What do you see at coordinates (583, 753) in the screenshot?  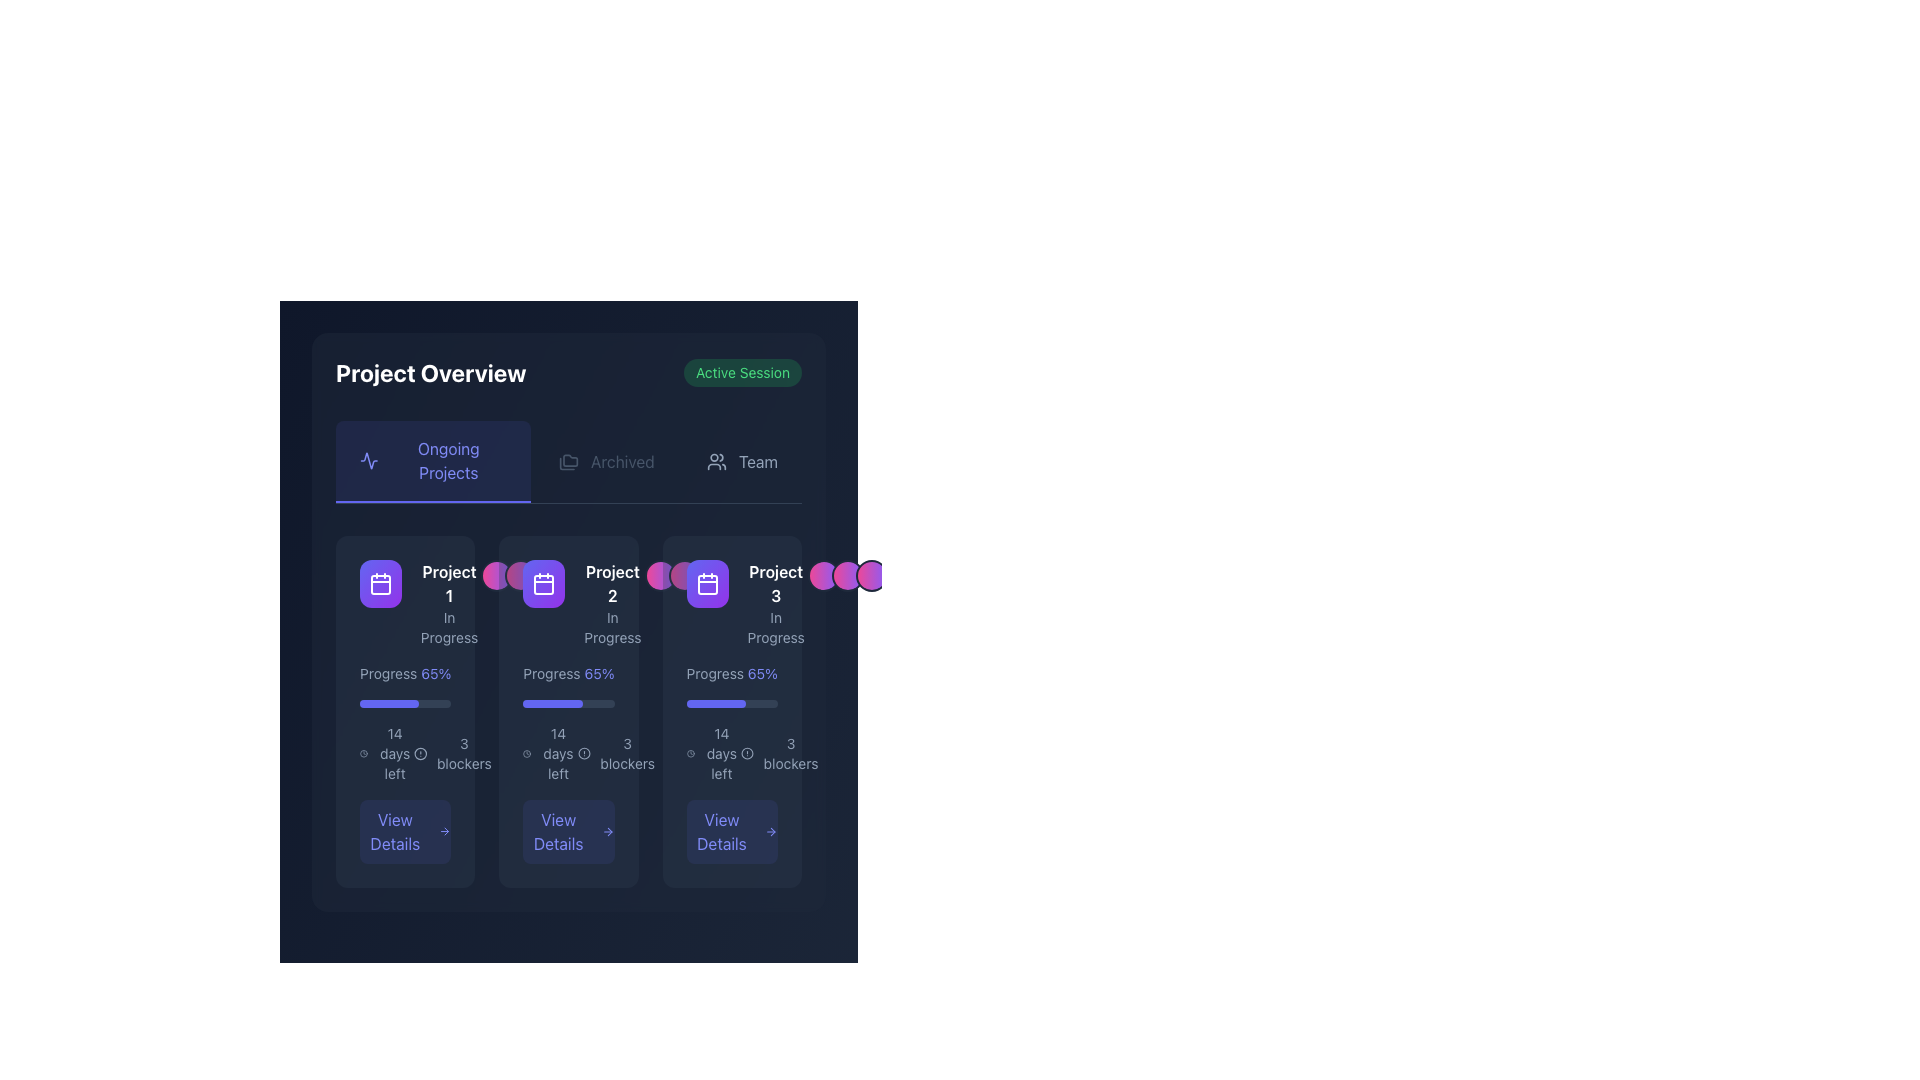 I see `the alert represented by the icon indicating '3 blockers' in the third project card of the 'Ongoing Projects' section` at bounding box center [583, 753].